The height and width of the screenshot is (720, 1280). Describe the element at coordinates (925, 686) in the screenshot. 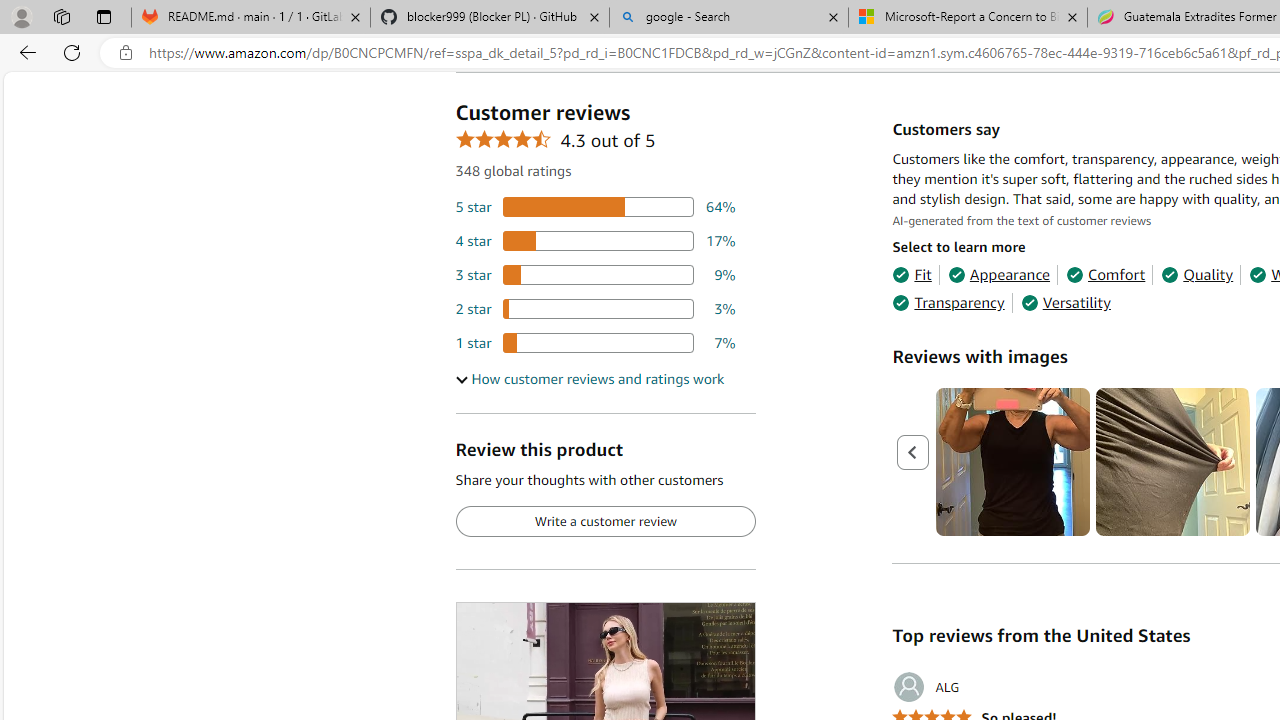

I see `'ALG'` at that location.